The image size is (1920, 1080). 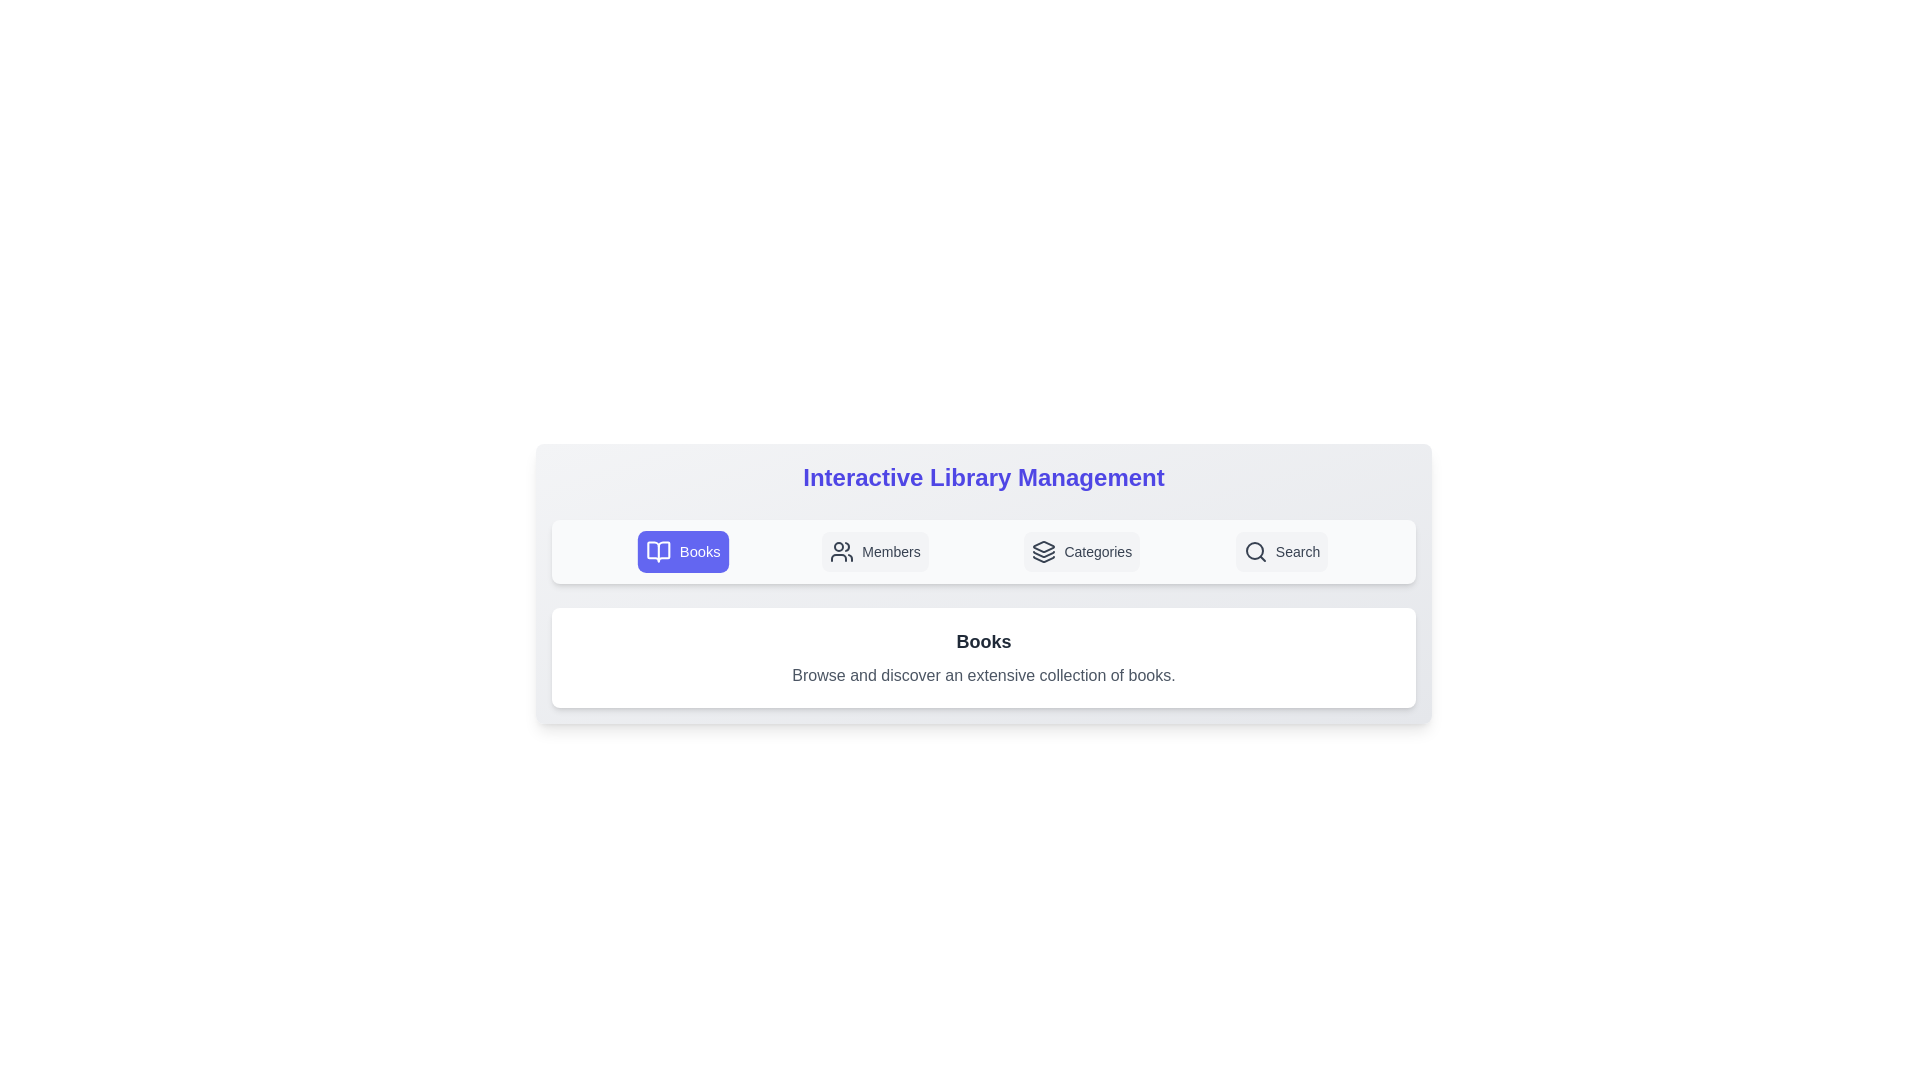 I want to click on the topmost triangular vector graphic element in the SVG icon located in the categories section, so click(x=1043, y=547).